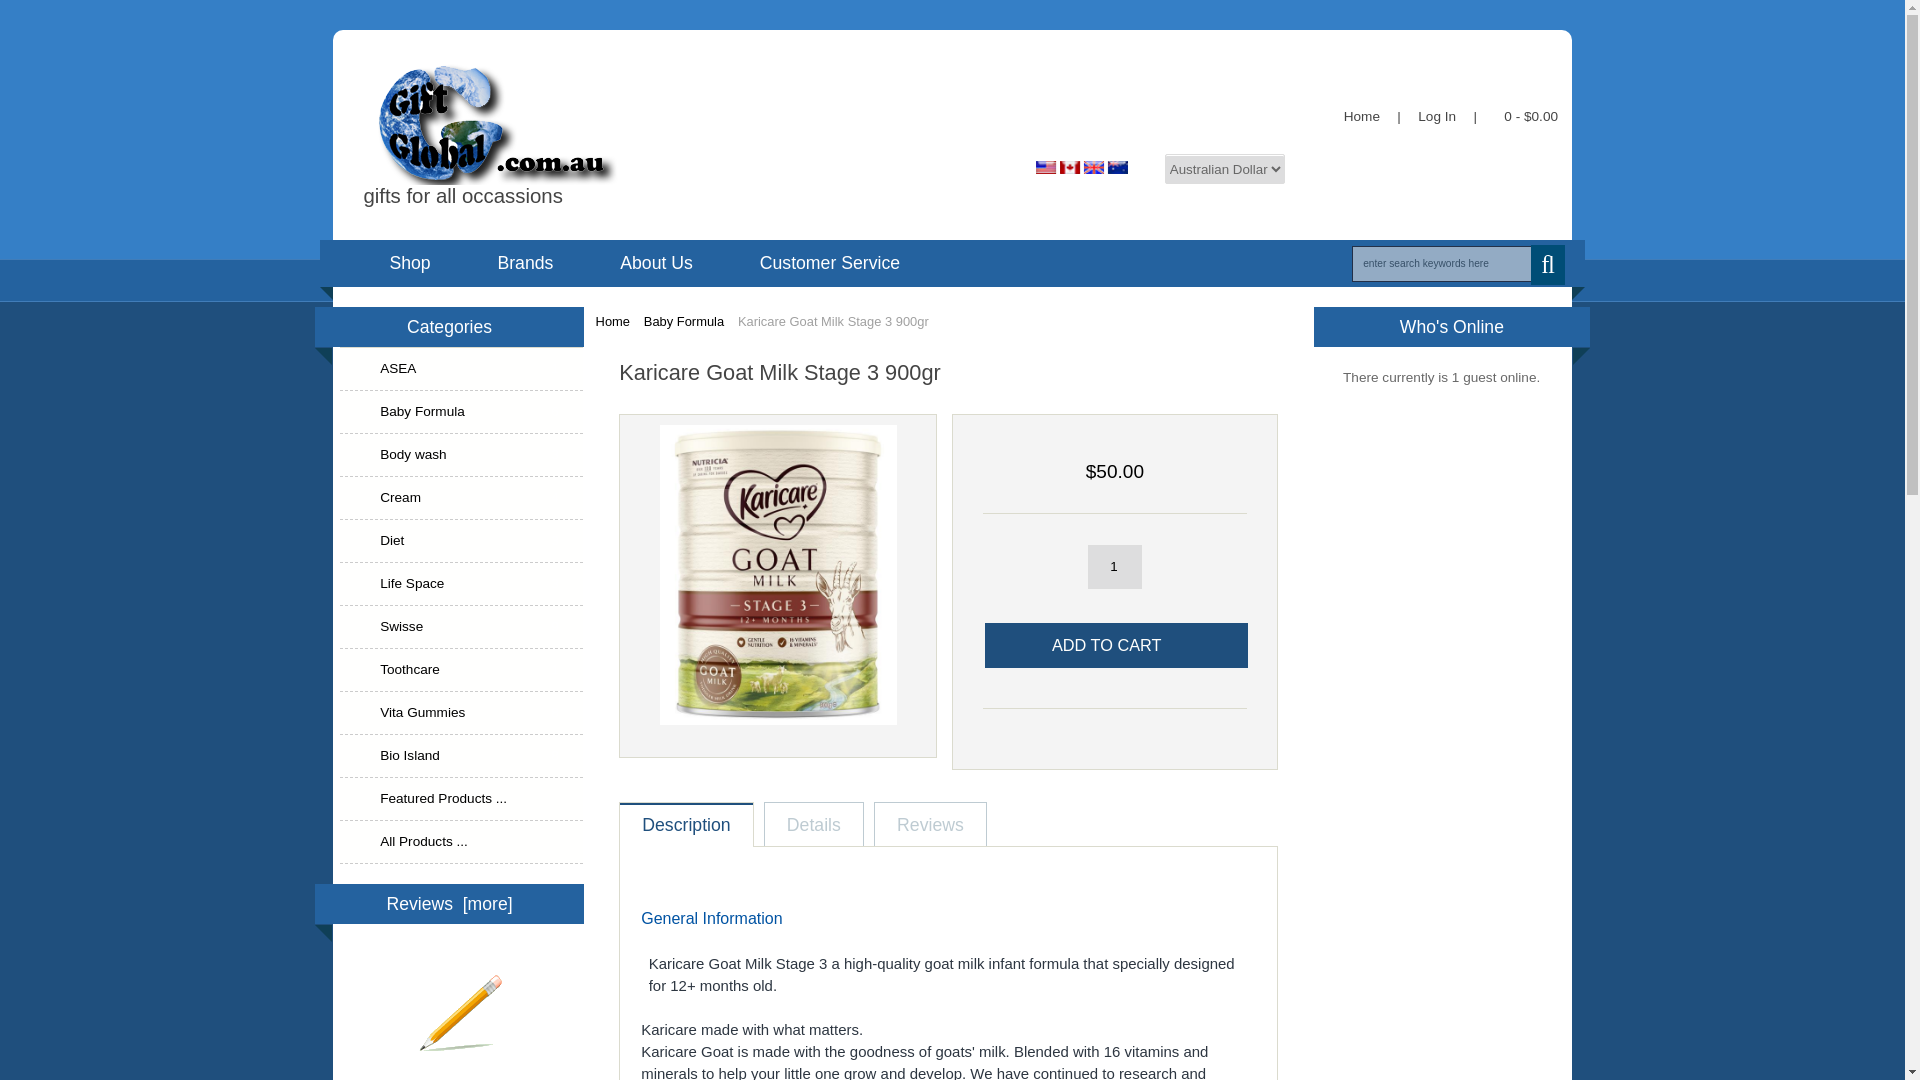 This screenshot has width=1920, height=1080. I want to click on 'About Us', so click(584, 261).